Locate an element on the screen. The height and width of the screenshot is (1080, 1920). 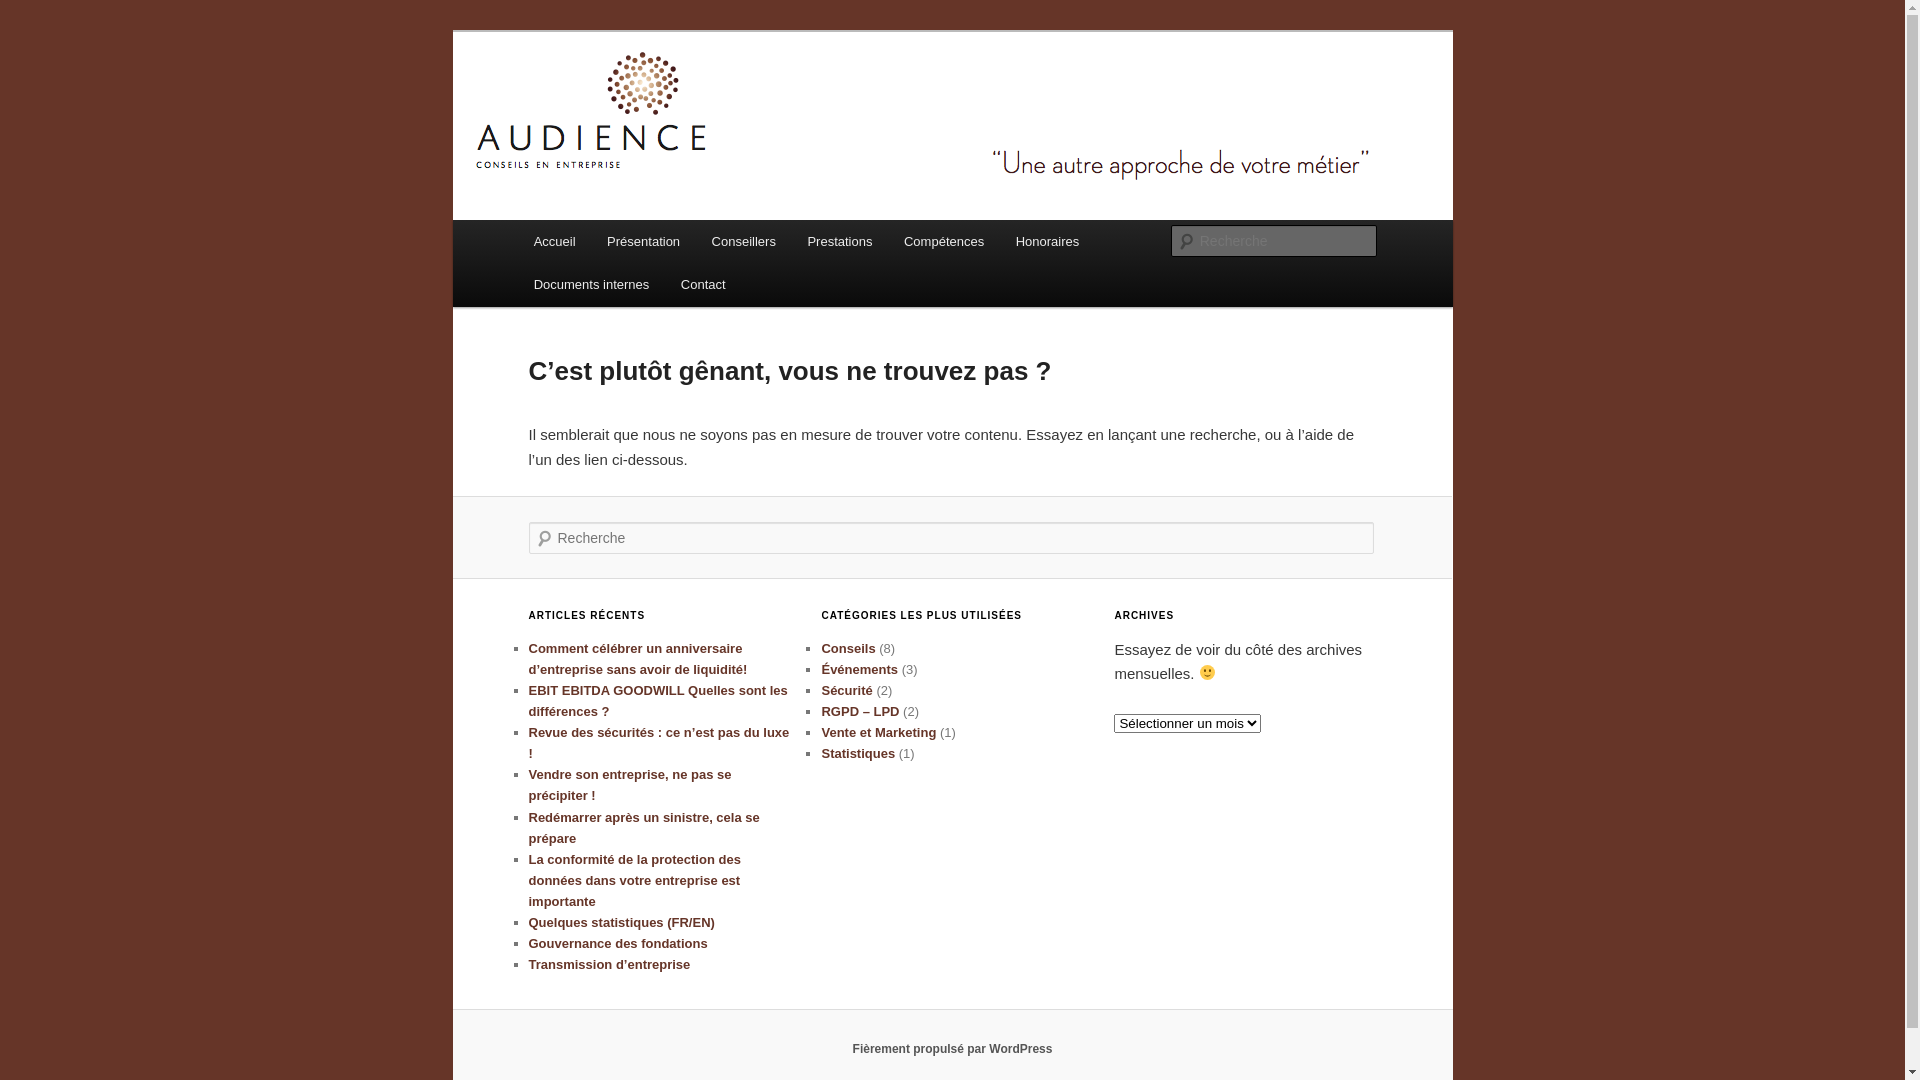
'Vente et Marketing' is located at coordinates (878, 732).